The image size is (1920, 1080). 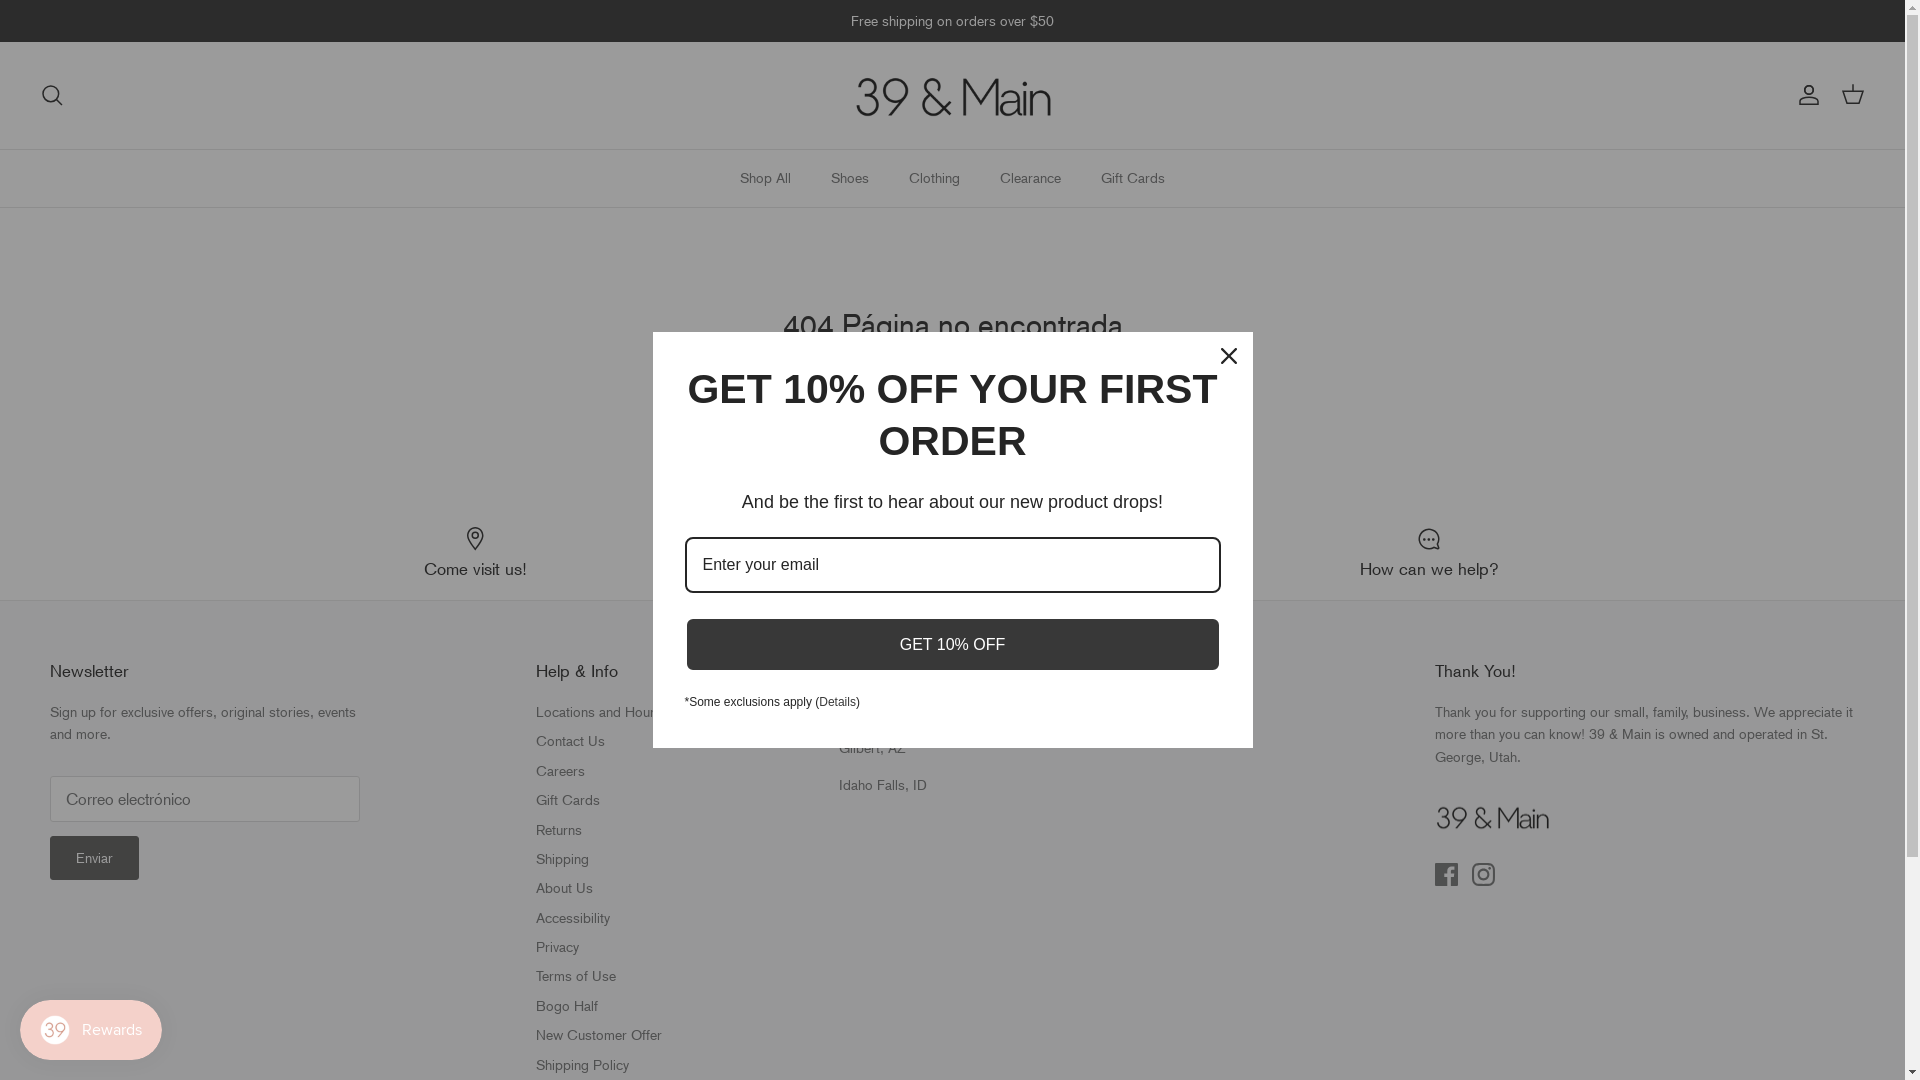 I want to click on 'Facebook', so click(x=1446, y=873).